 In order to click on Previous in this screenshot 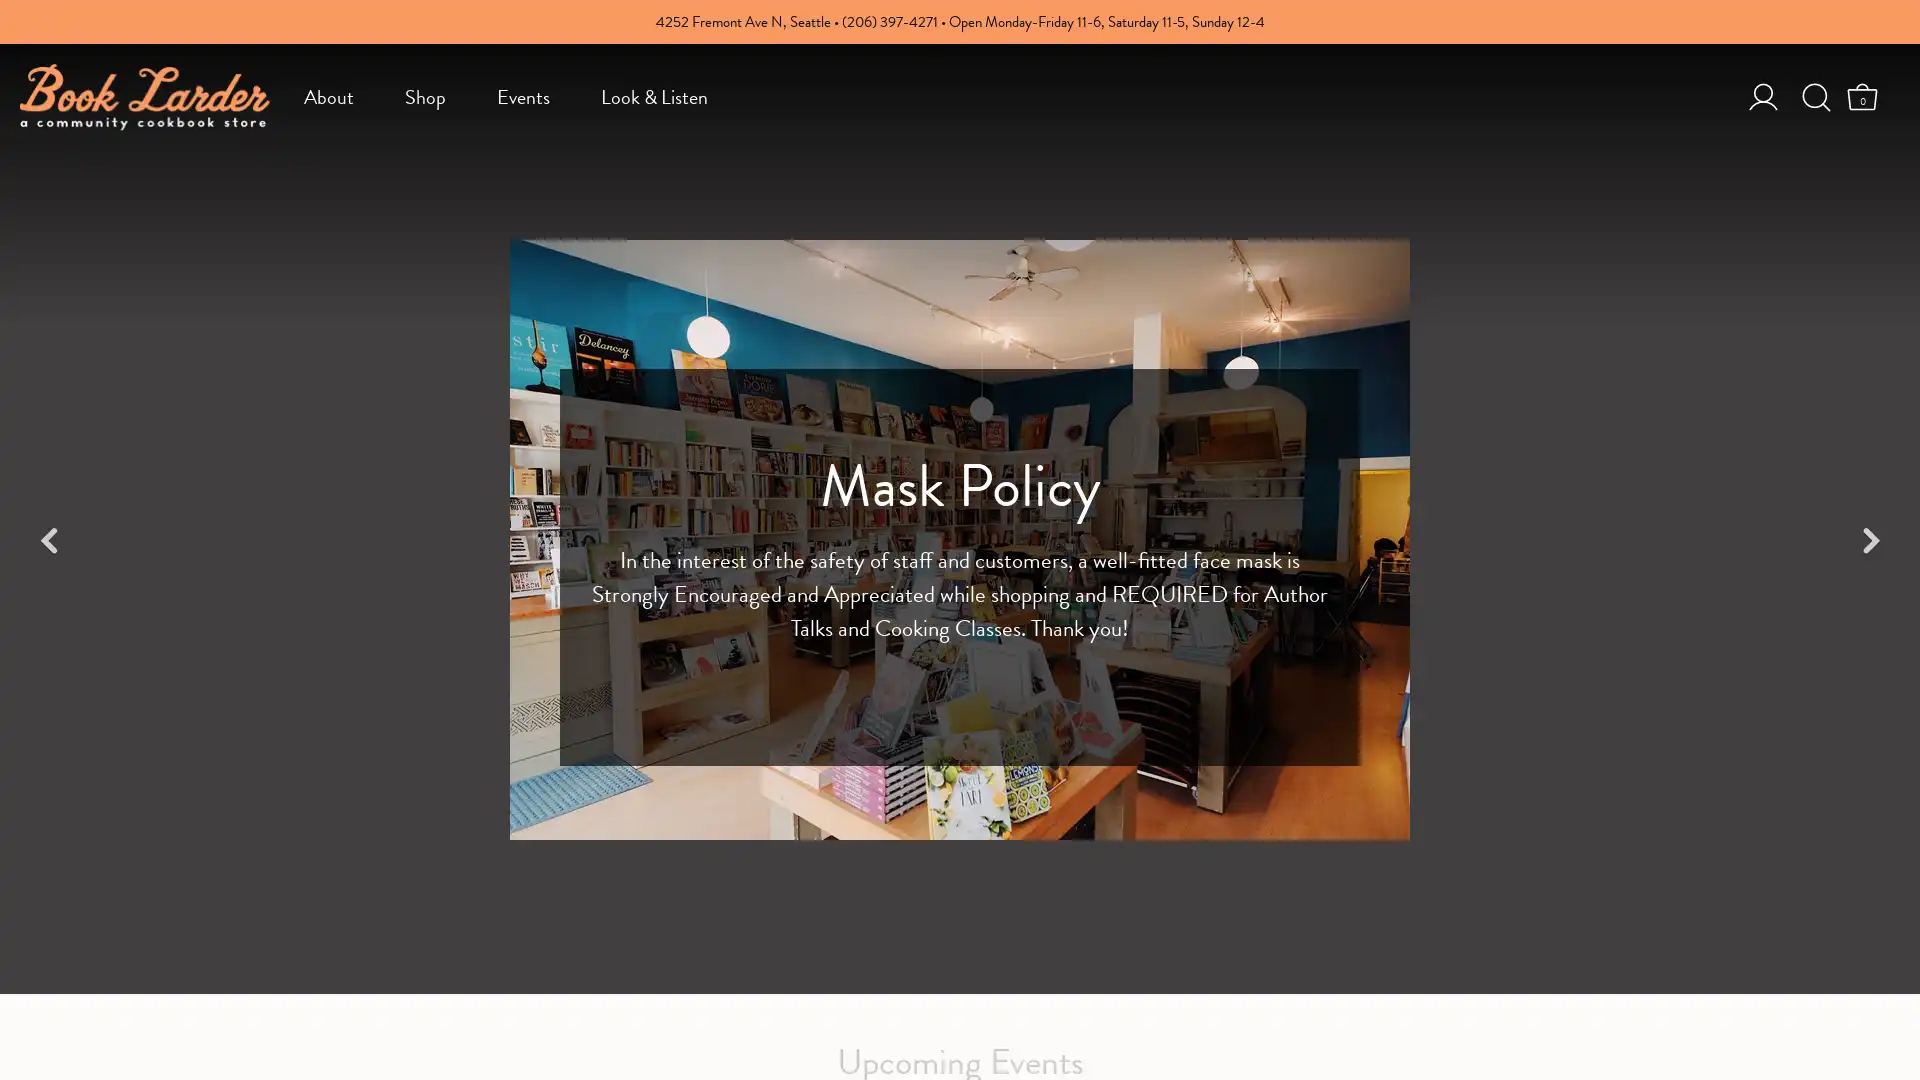, I will do `click(49, 540)`.